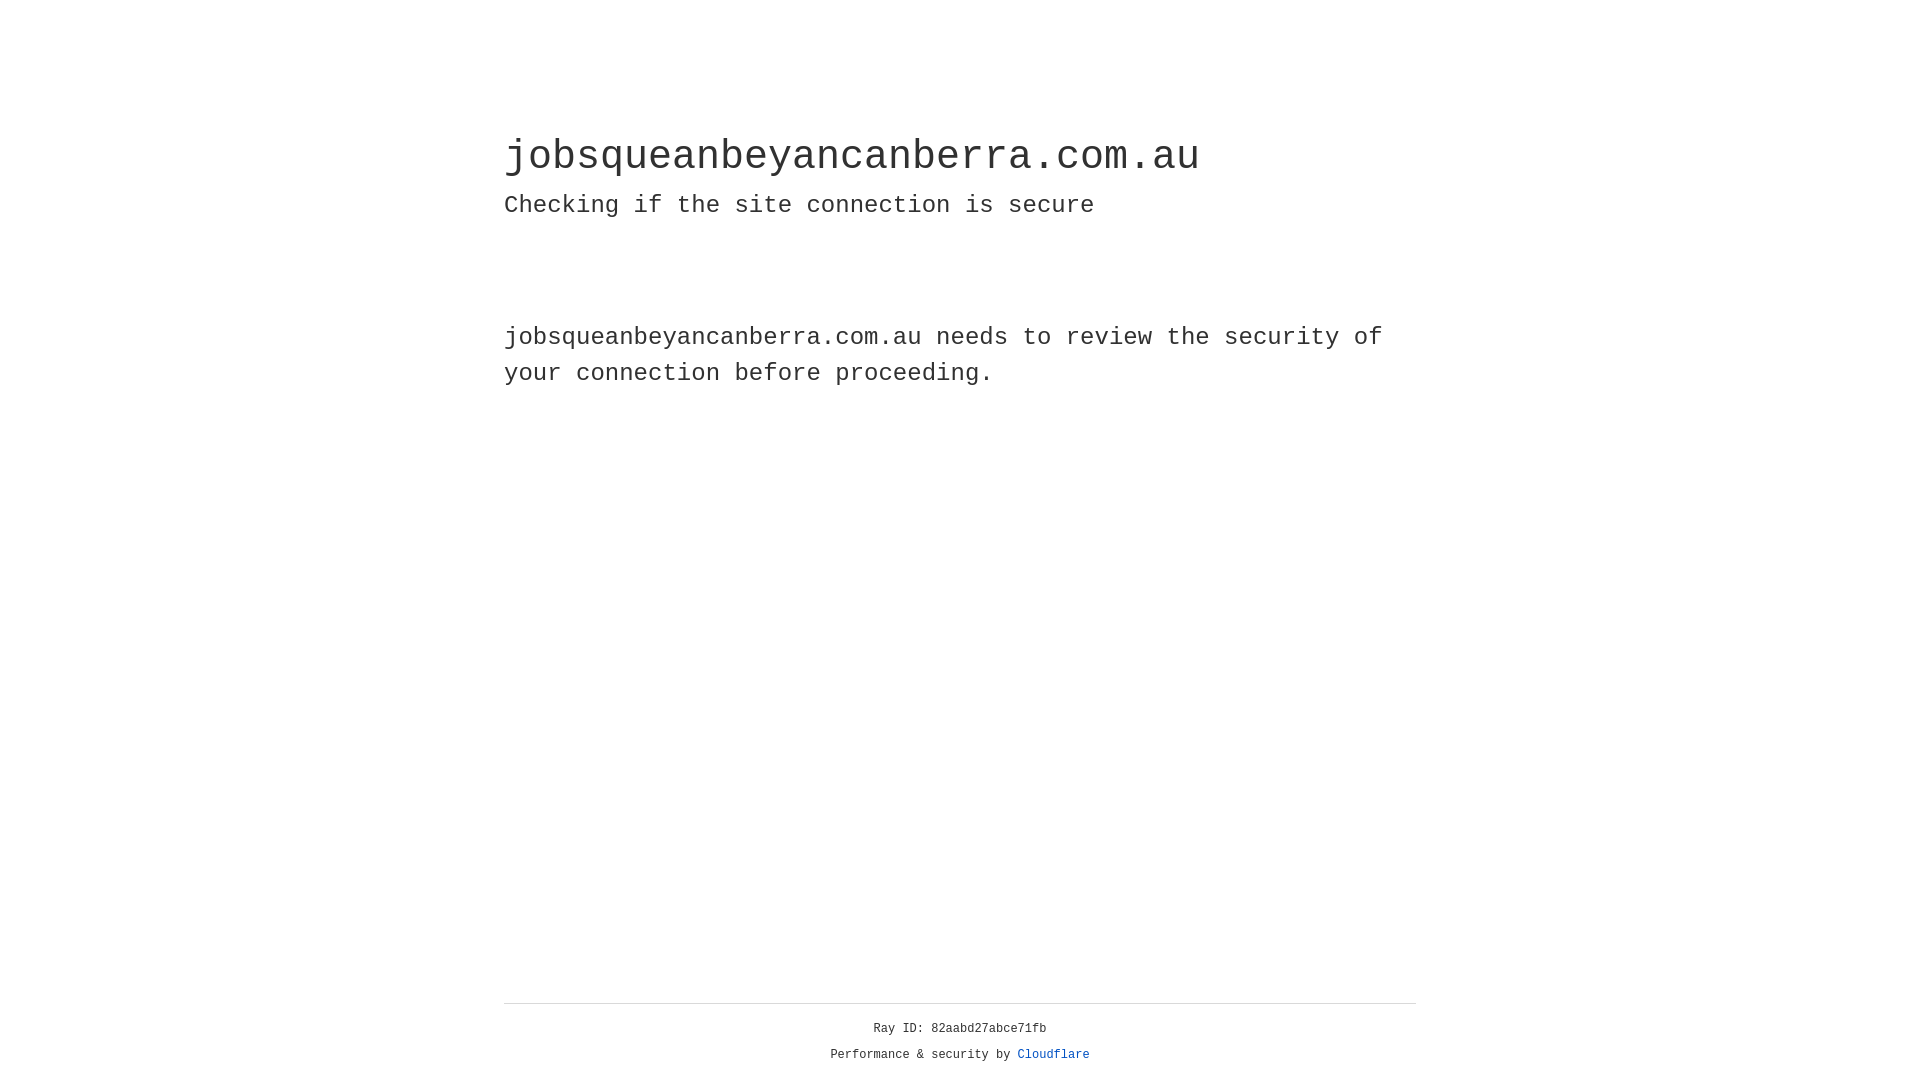  What do you see at coordinates (1053, 1054) in the screenshot?
I see `'Cloudflare'` at bounding box center [1053, 1054].